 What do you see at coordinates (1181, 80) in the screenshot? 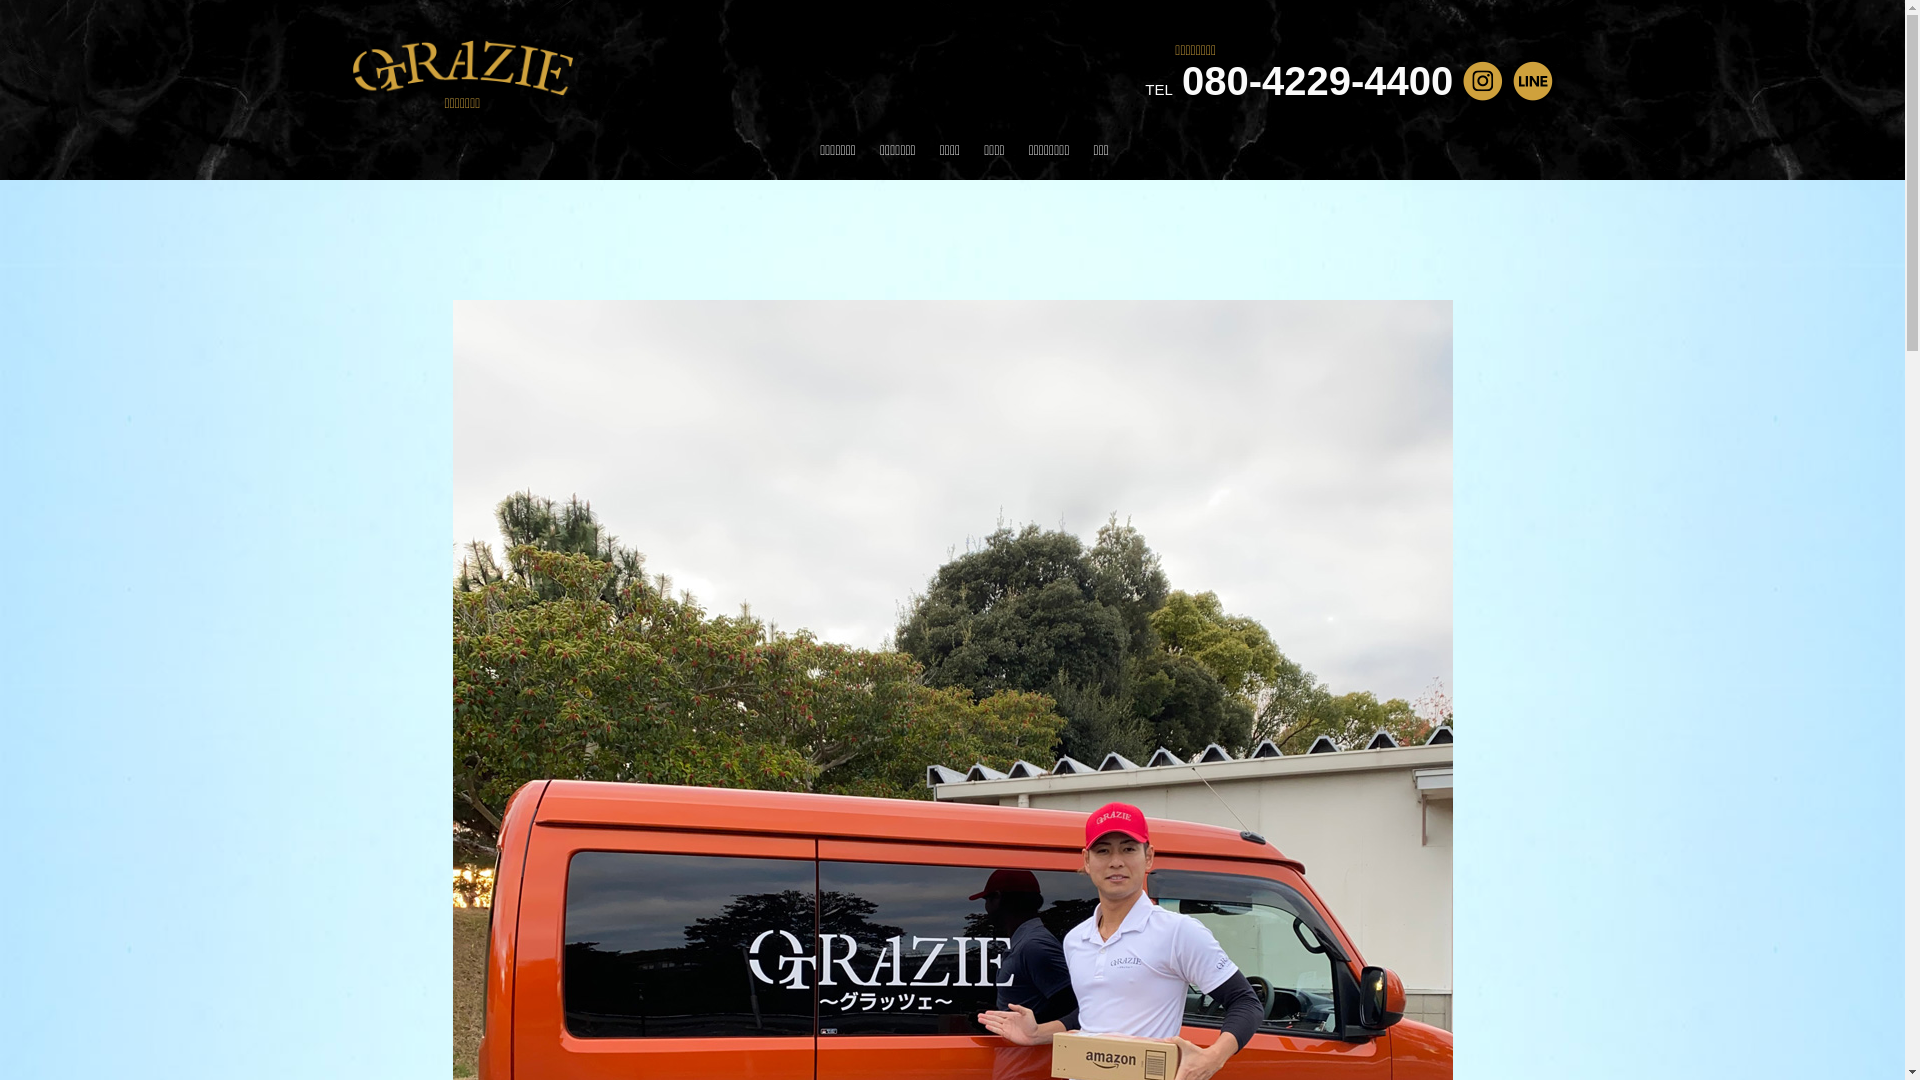
I see `'080-4229-4400'` at bounding box center [1181, 80].